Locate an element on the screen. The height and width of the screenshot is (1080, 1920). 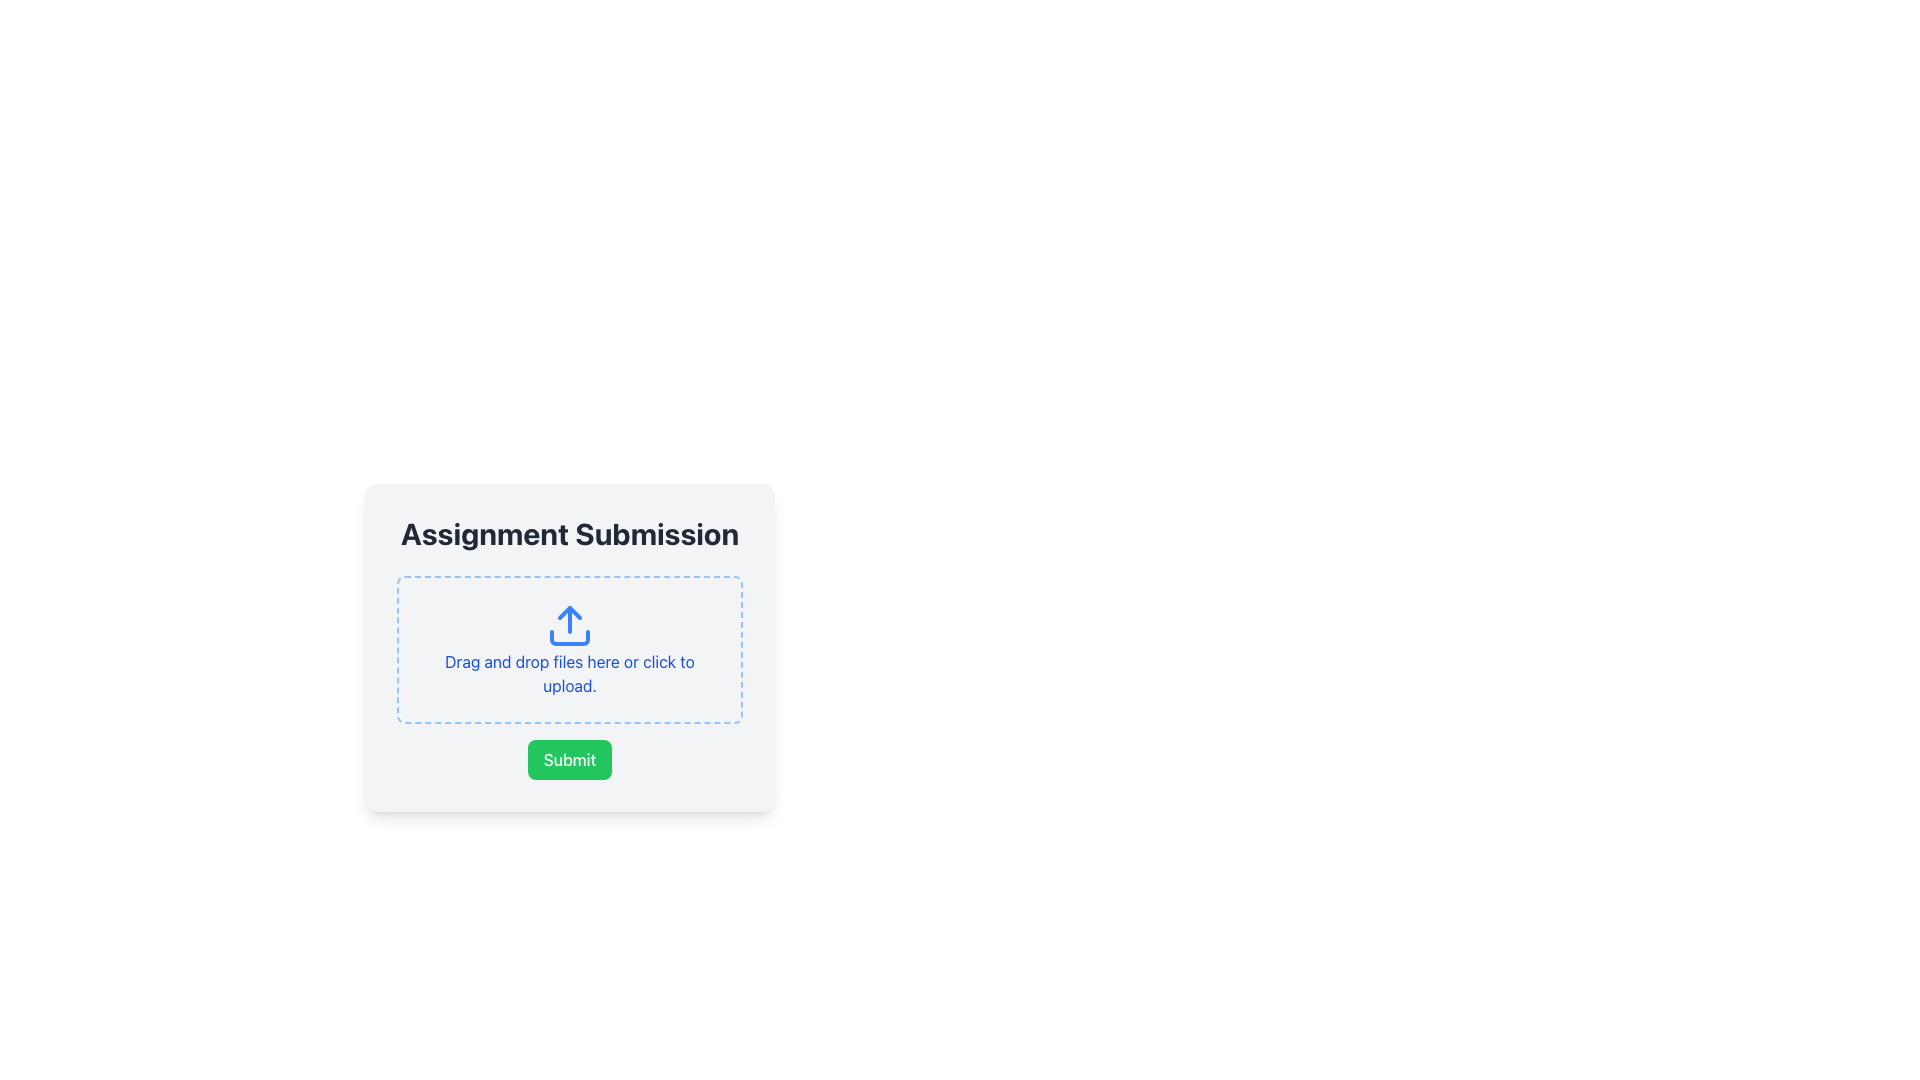
the File Upload Area below the 'Assignment Submission' heading is located at coordinates (569, 650).